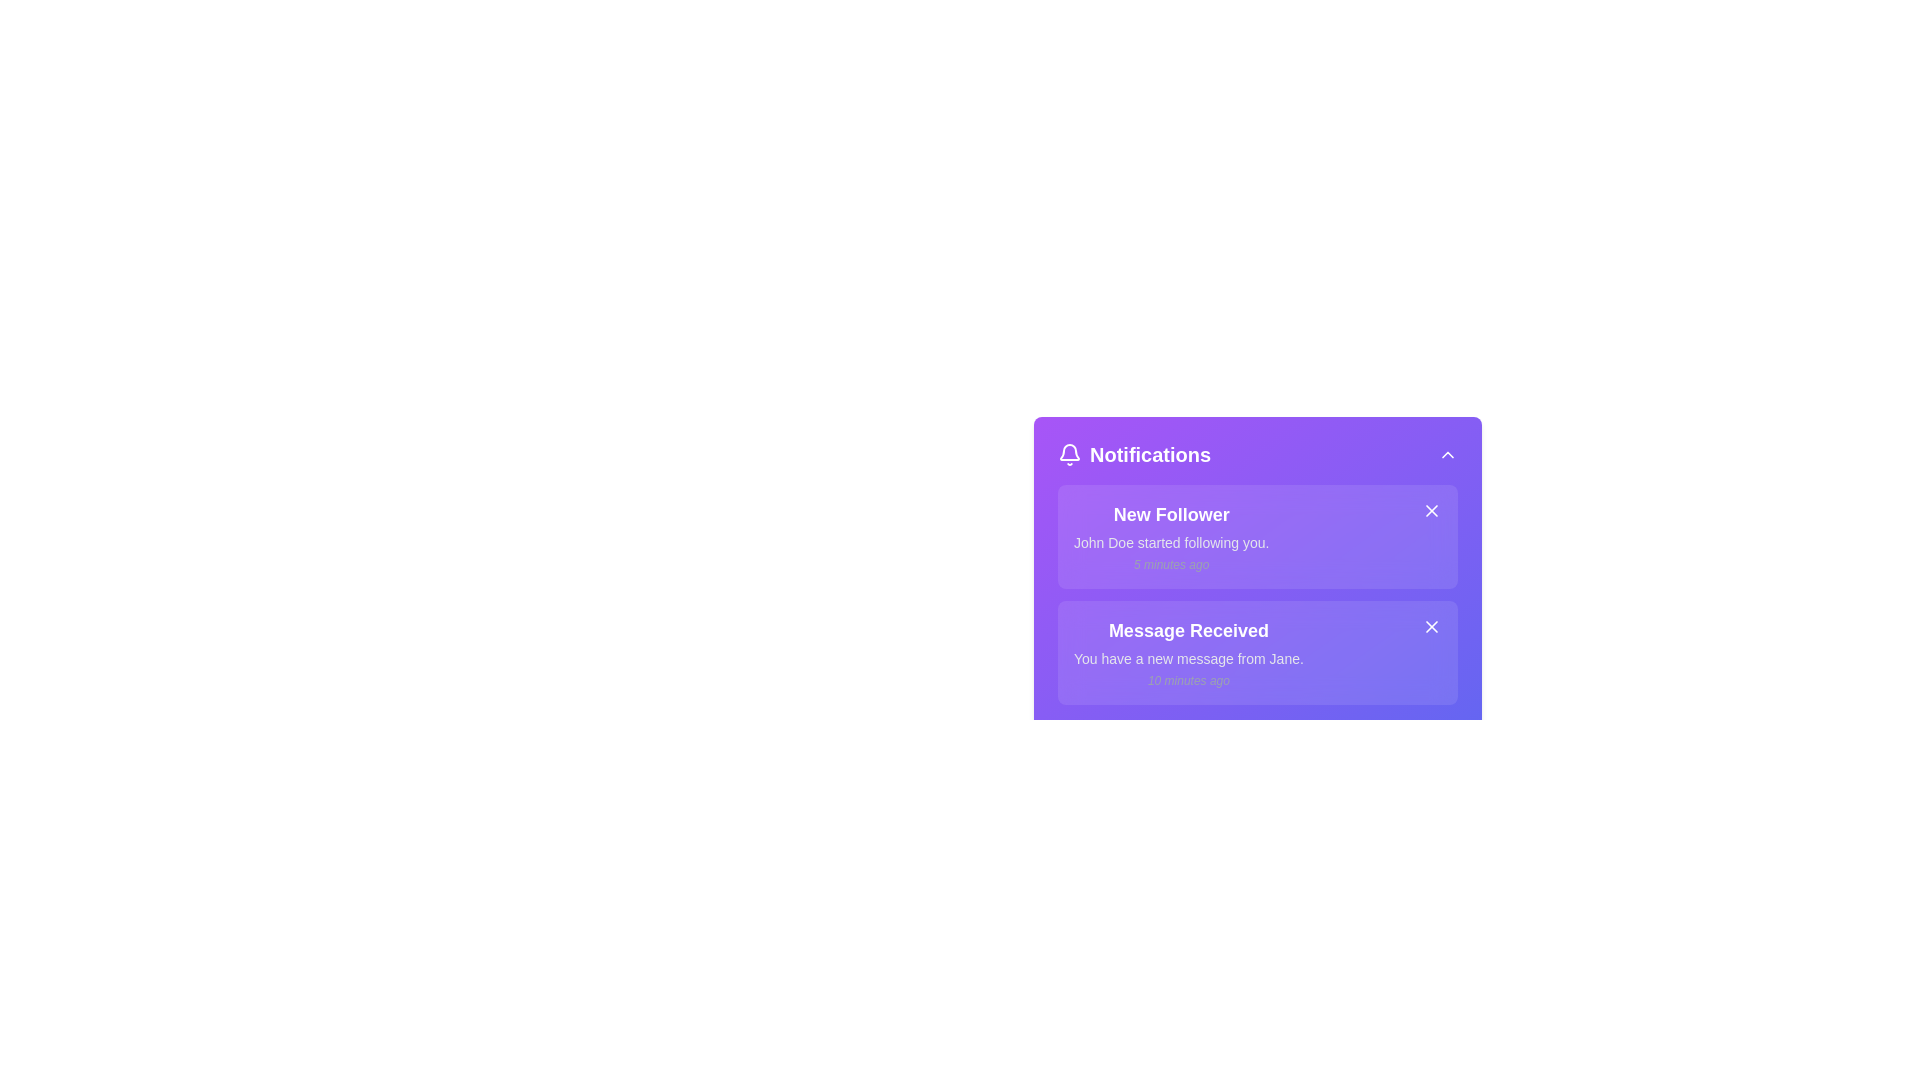 The height and width of the screenshot is (1080, 1920). Describe the element at coordinates (1171, 514) in the screenshot. I see `the 'New Follower' text label displayed in bold white font within the purple notification card` at that location.